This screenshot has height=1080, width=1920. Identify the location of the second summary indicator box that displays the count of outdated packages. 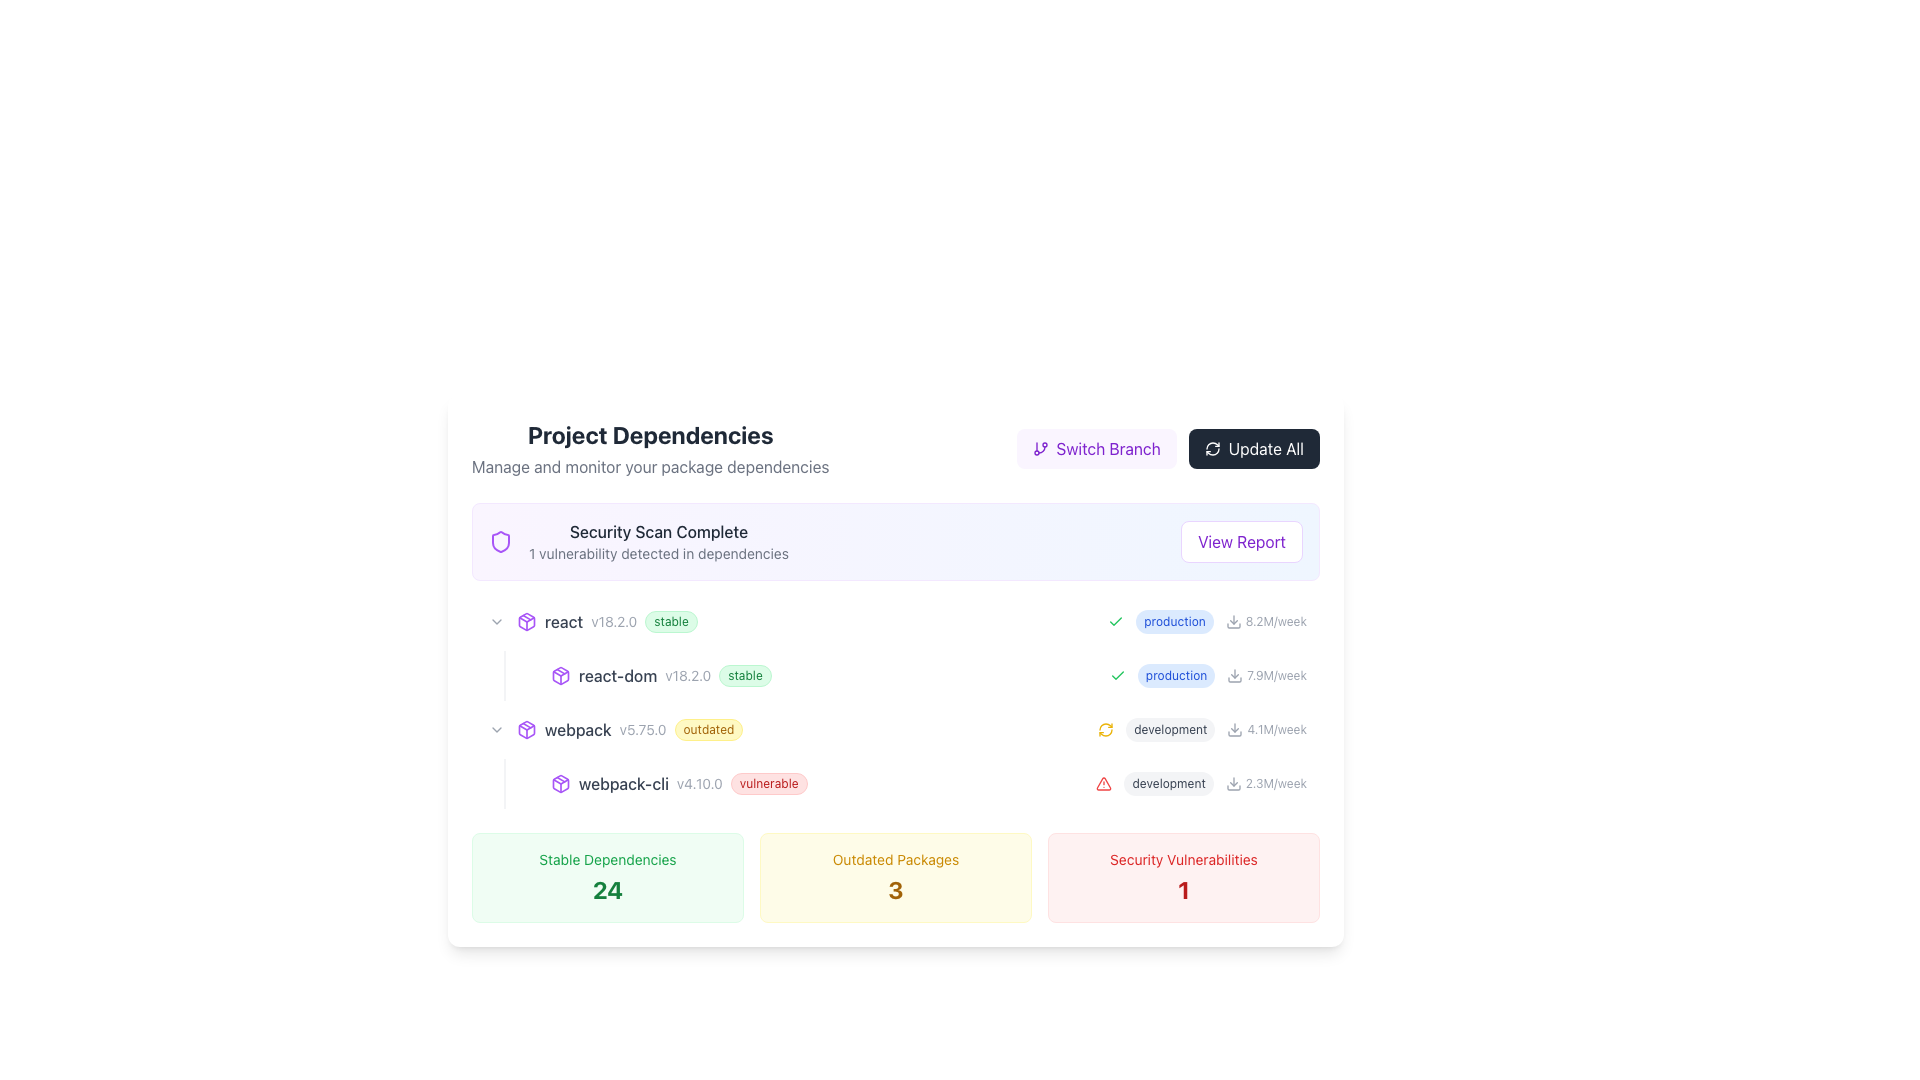
(895, 877).